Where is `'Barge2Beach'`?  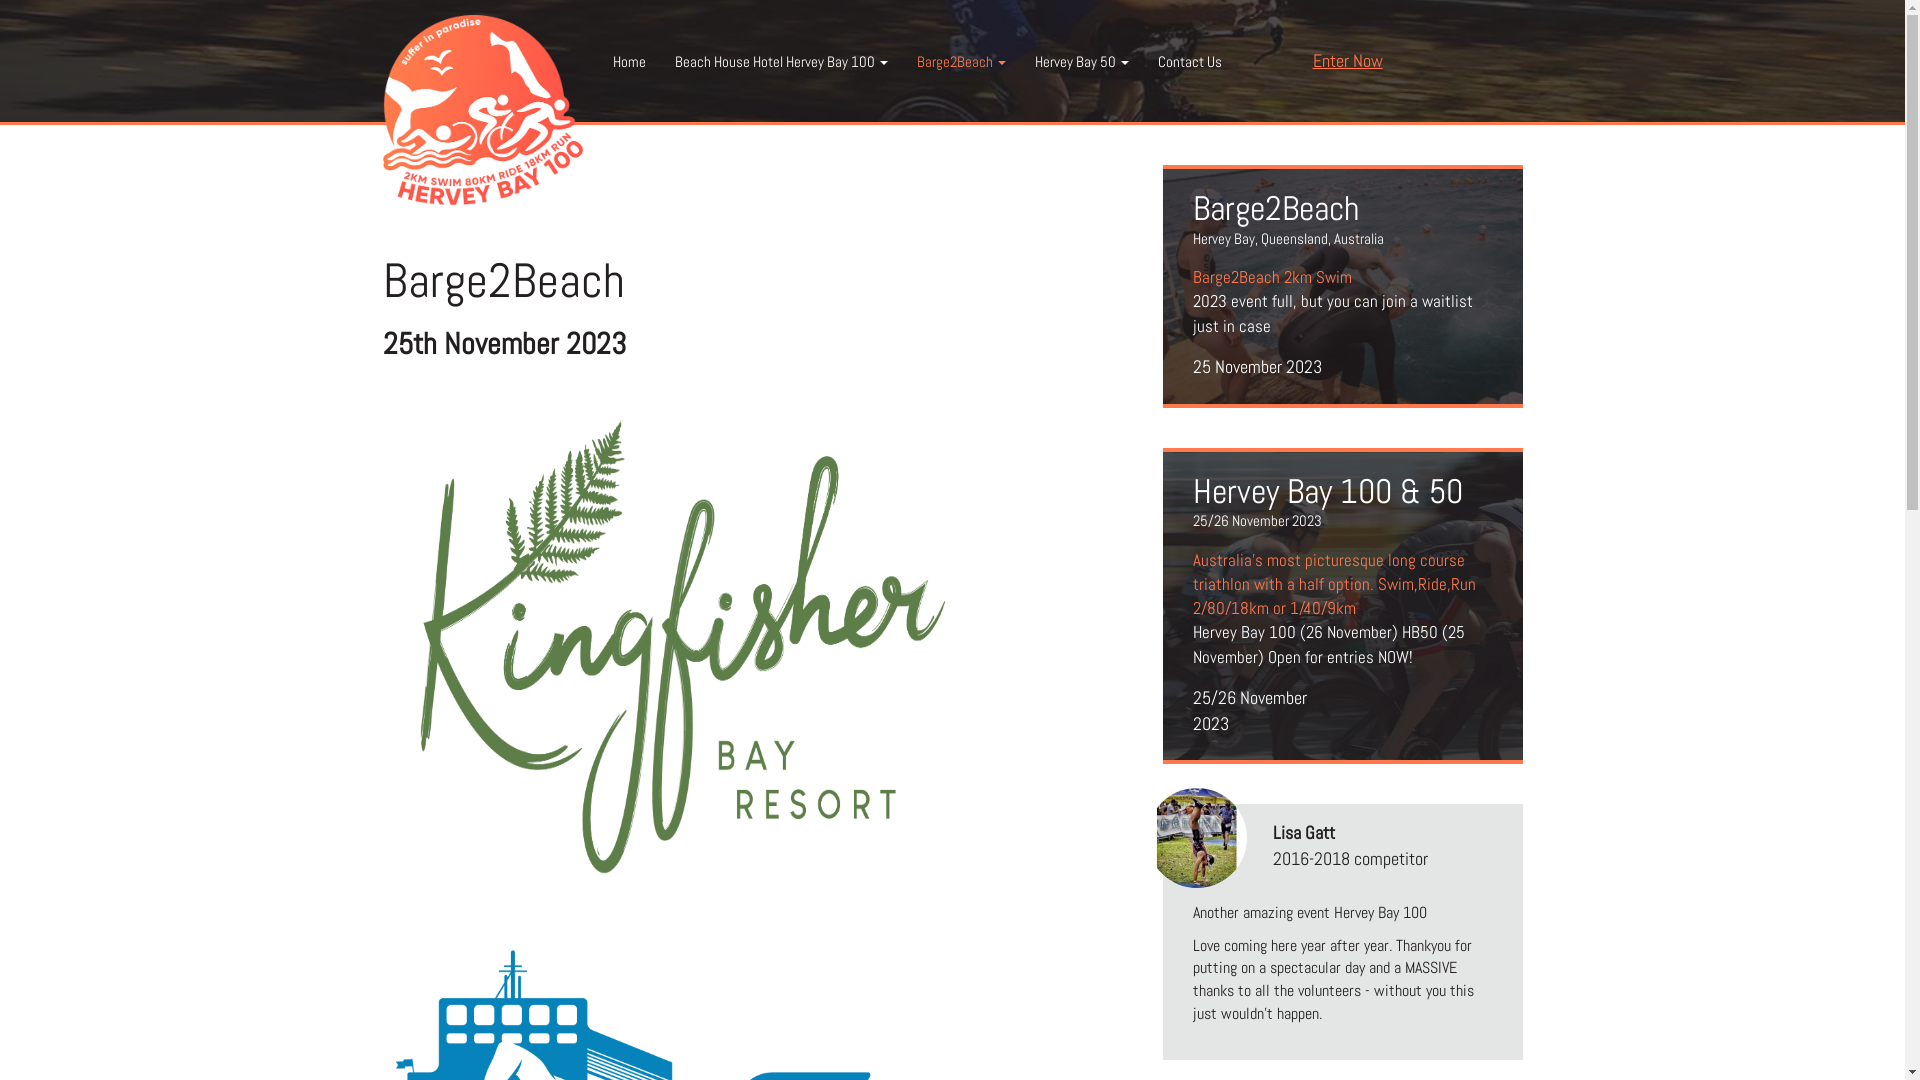
'Barge2Beach' is located at coordinates (960, 60).